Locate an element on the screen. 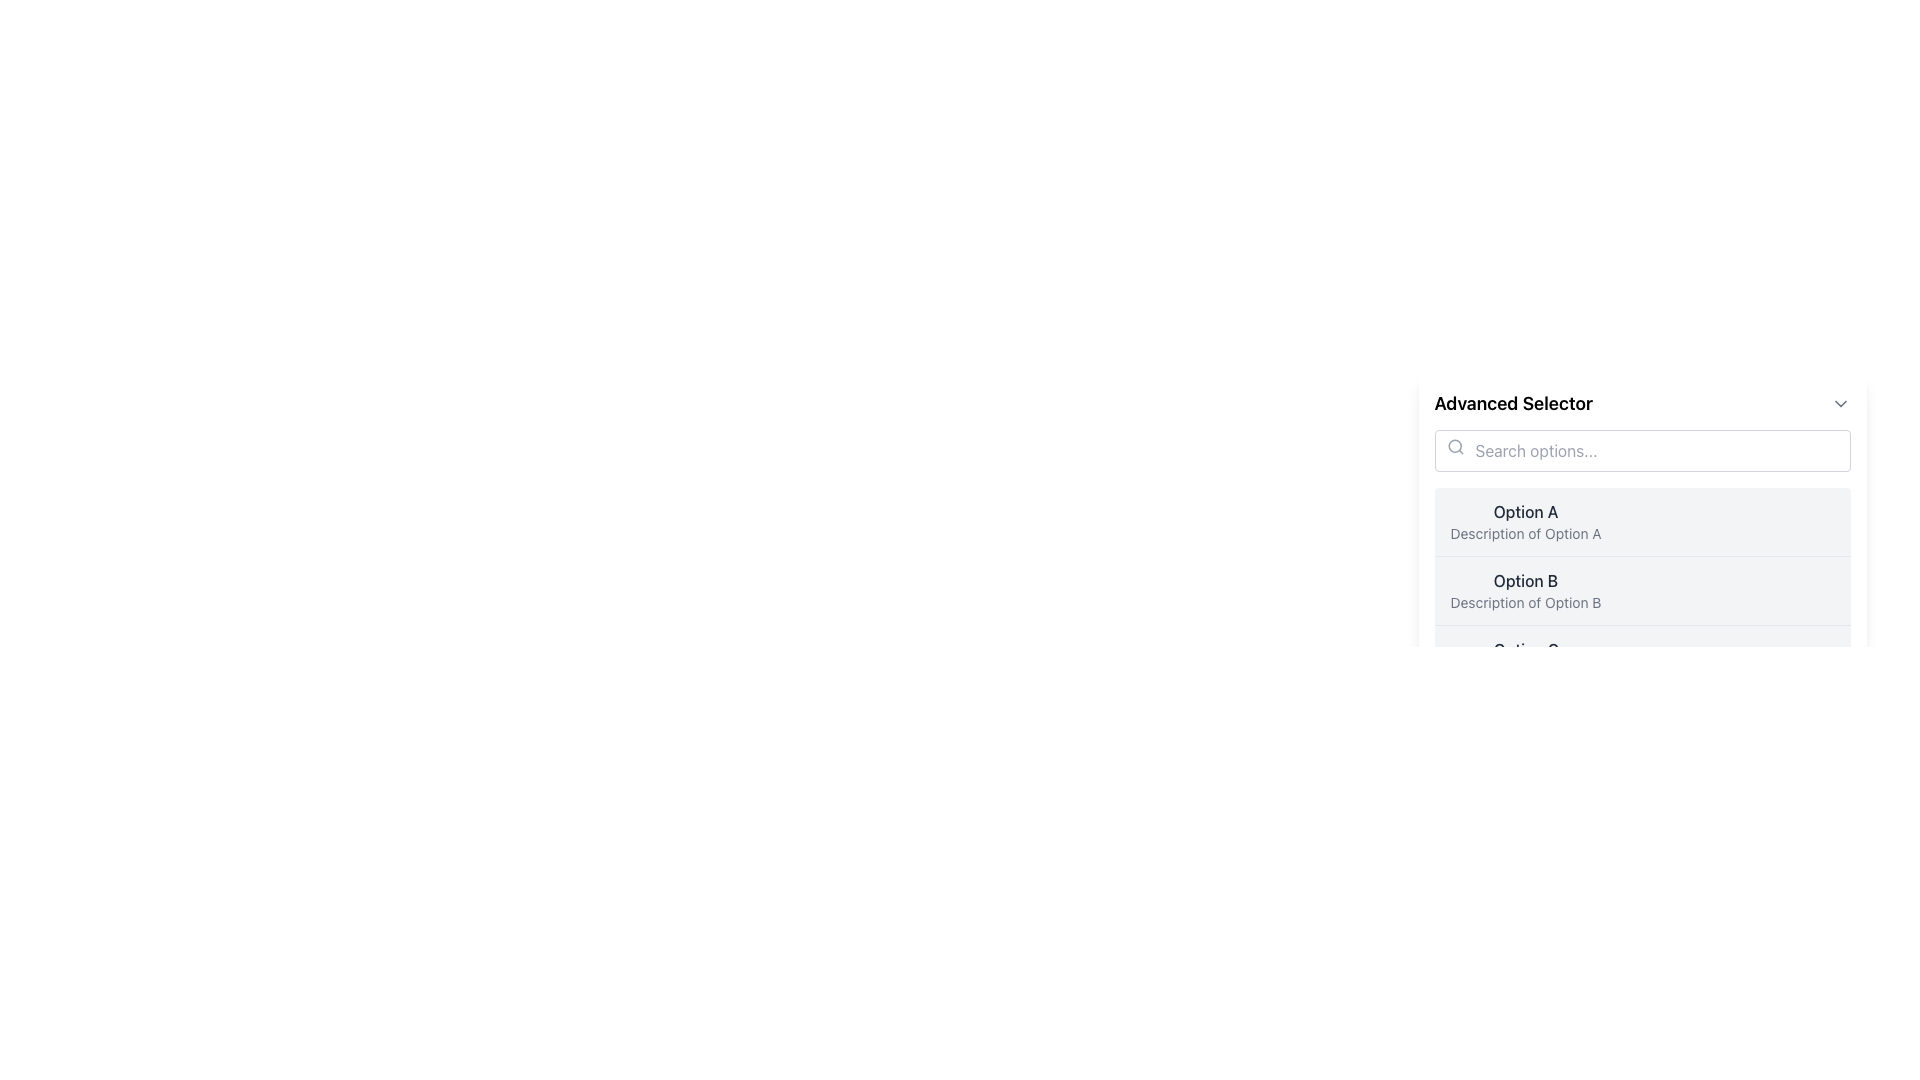  the text label displaying 'Option B', which is styled in dark gray and positioned below 'Option A' in the 'Advanced Selector' section is located at coordinates (1525, 581).